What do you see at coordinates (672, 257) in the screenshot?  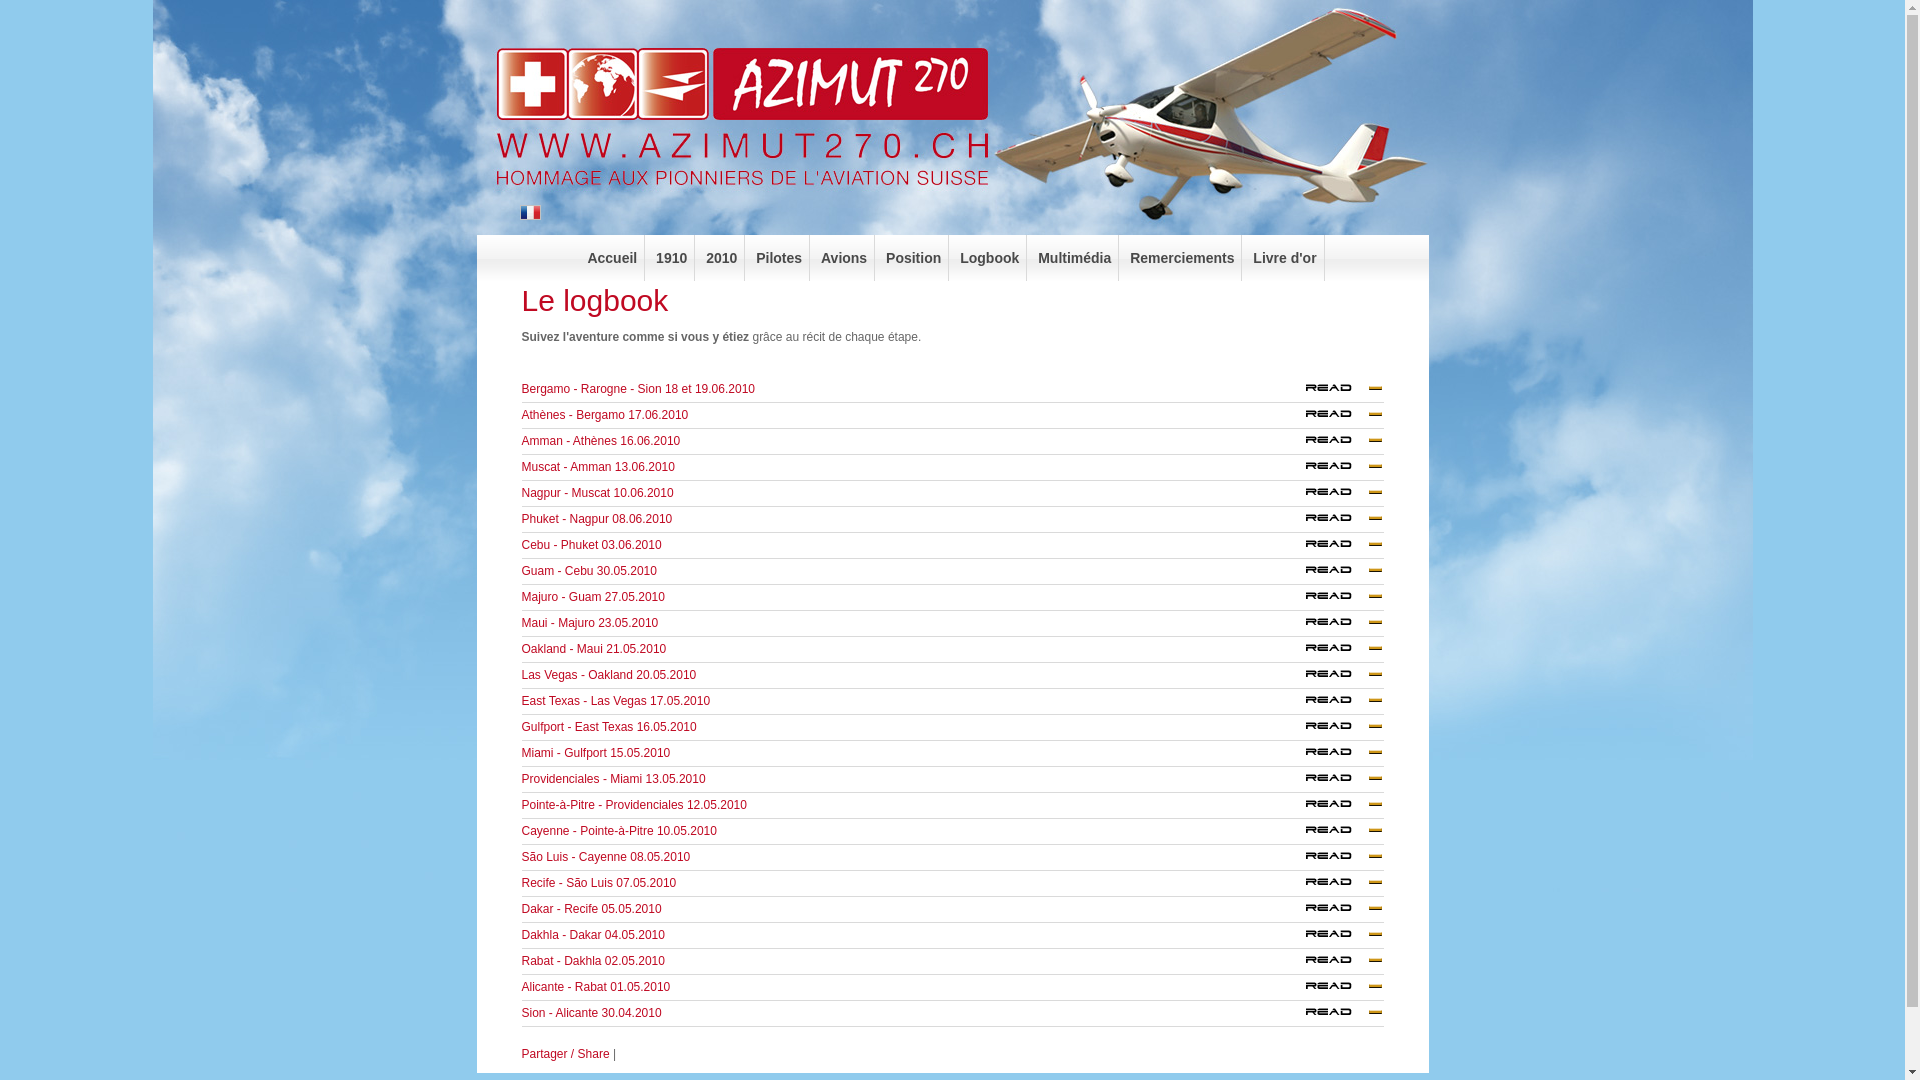 I see `'1910'` at bounding box center [672, 257].